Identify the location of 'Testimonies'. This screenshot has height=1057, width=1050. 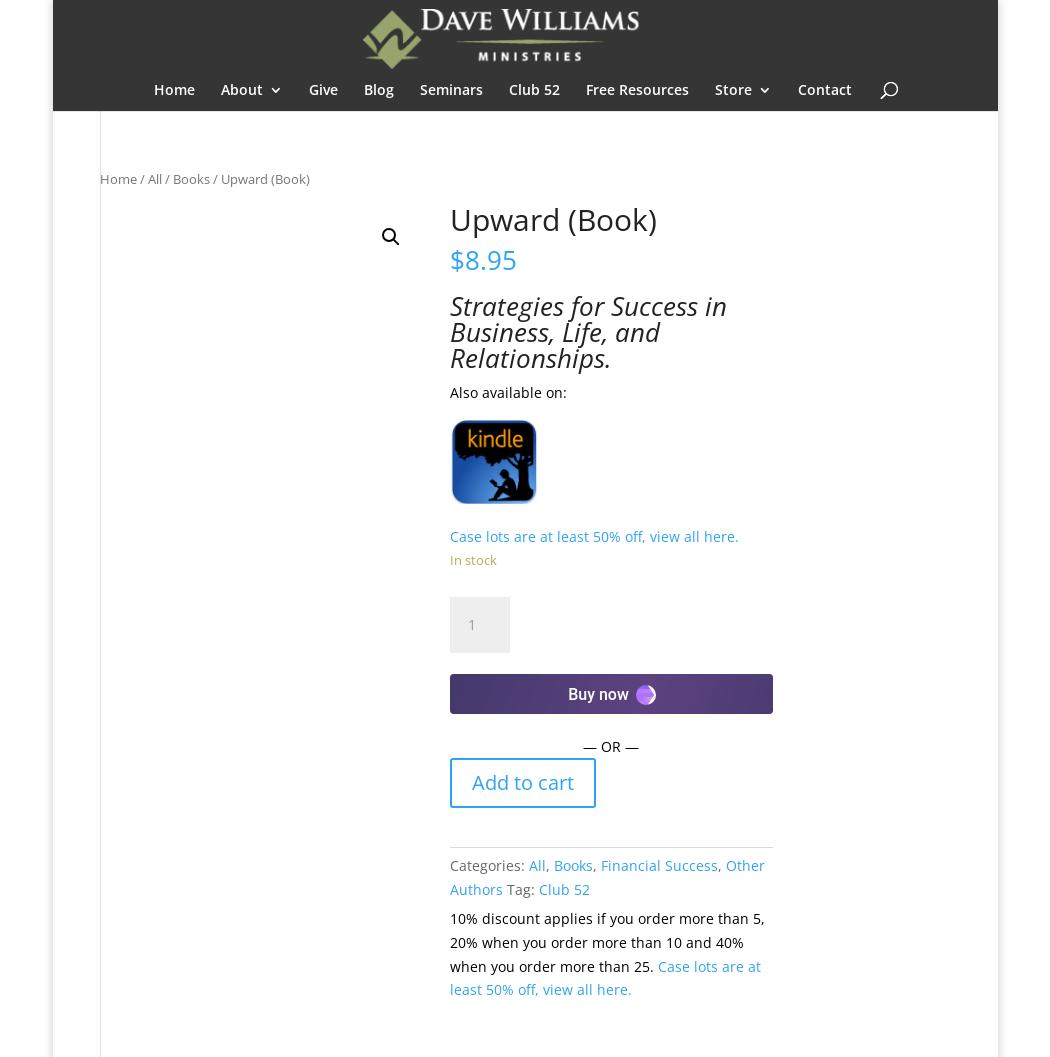
(302, 193).